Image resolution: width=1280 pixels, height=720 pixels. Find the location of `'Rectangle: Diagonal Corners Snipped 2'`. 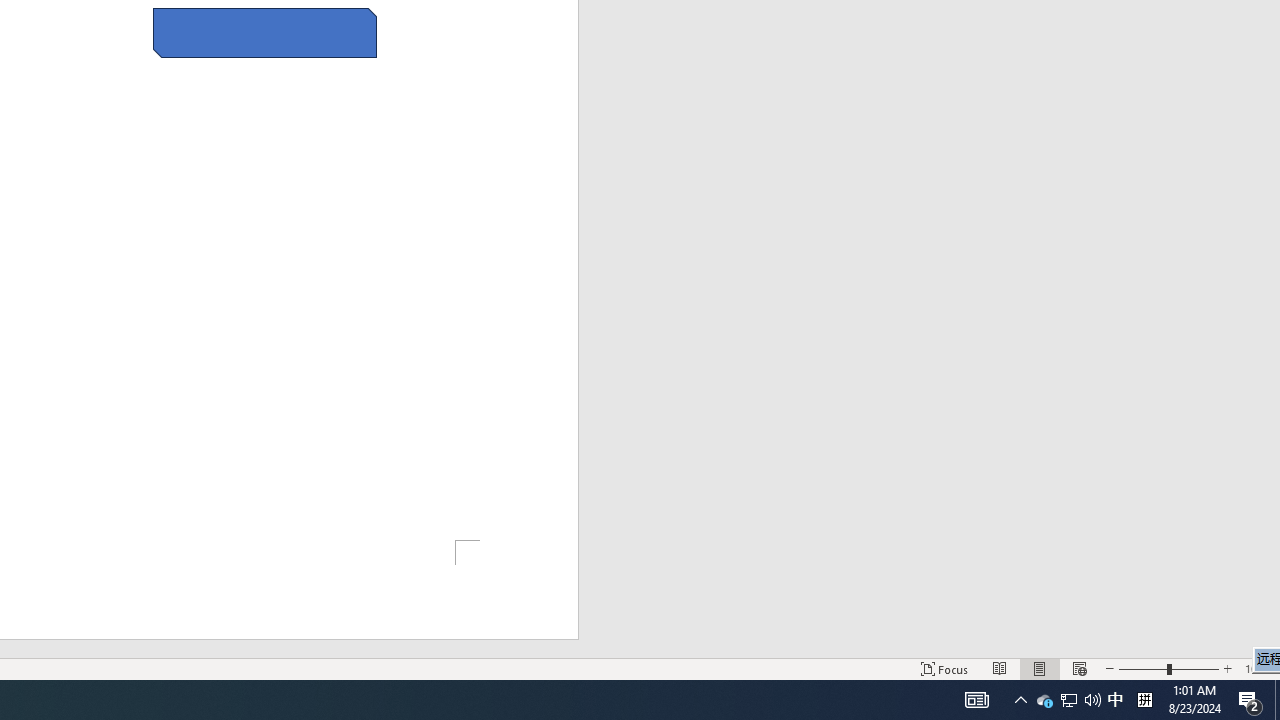

'Rectangle: Diagonal Corners Snipped 2' is located at coordinates (264, 33).